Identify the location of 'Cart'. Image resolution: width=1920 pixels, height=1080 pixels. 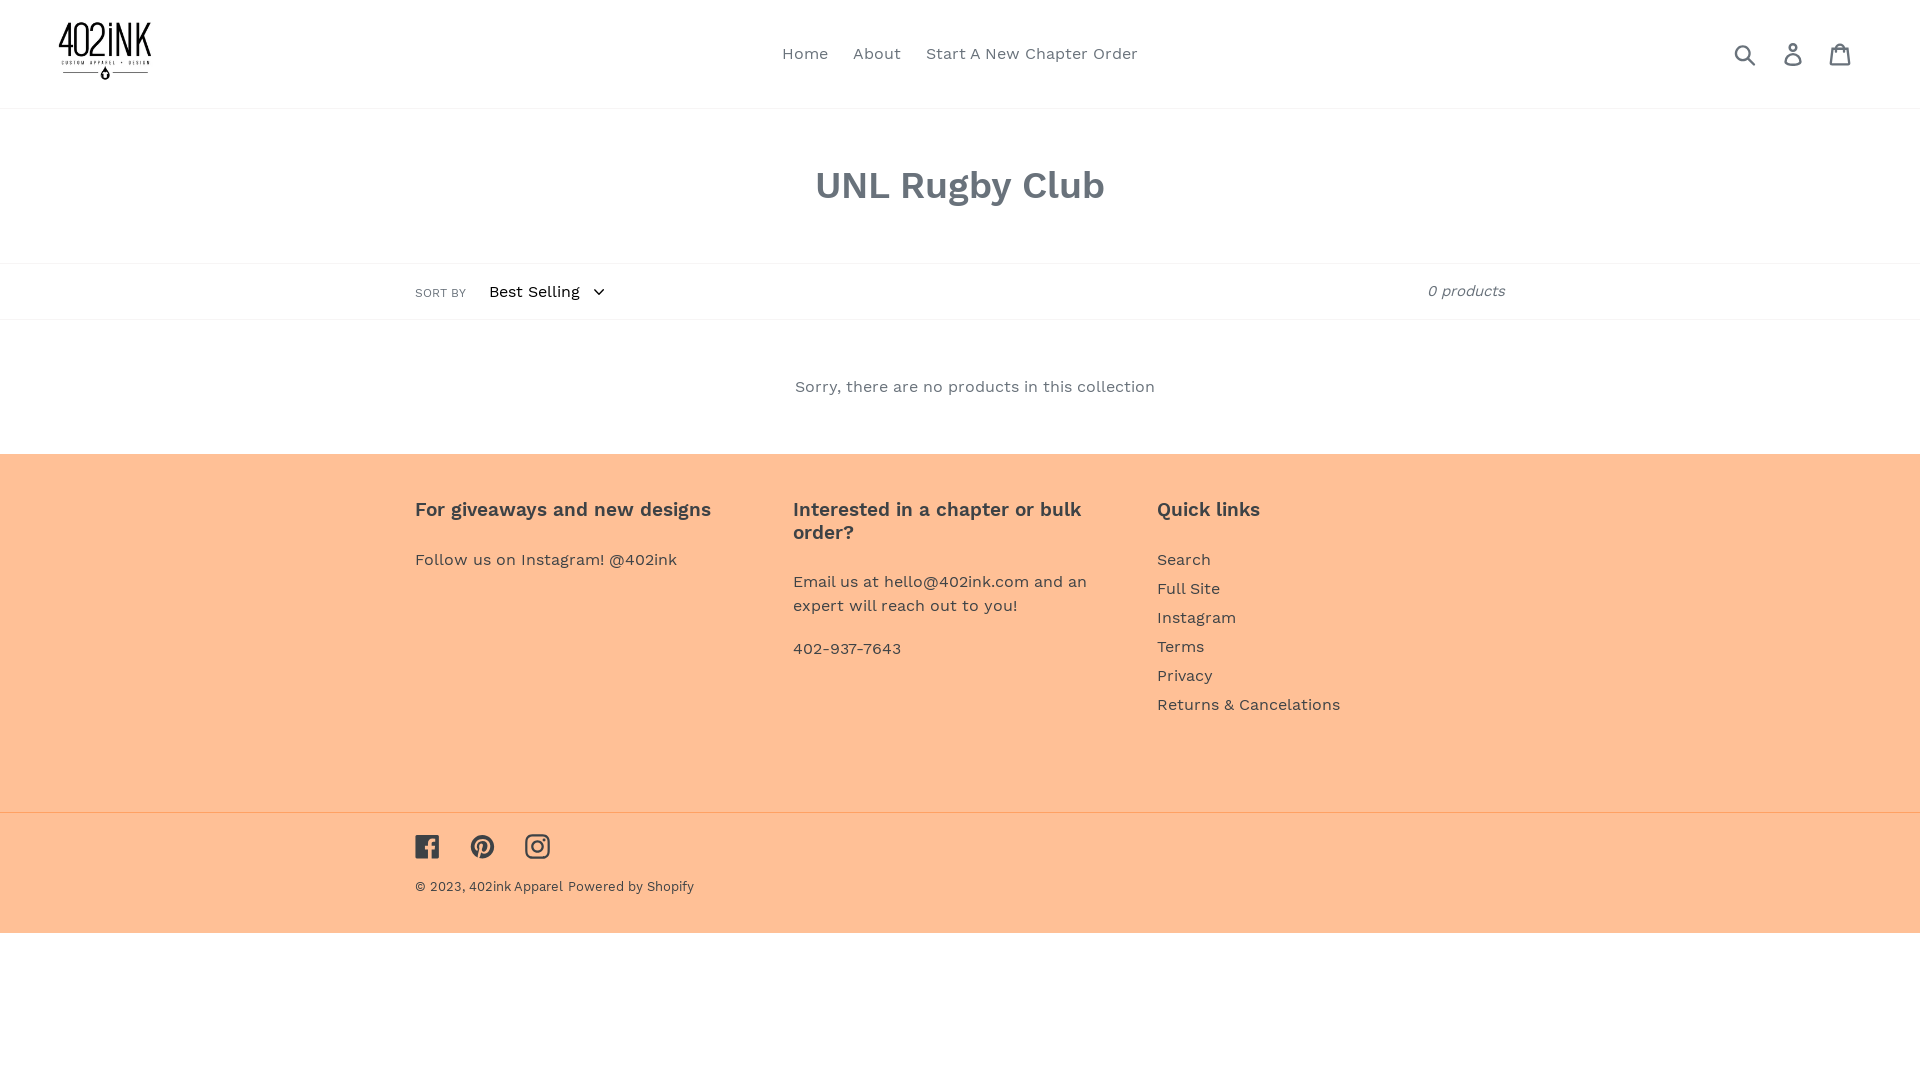
(1840, 53).